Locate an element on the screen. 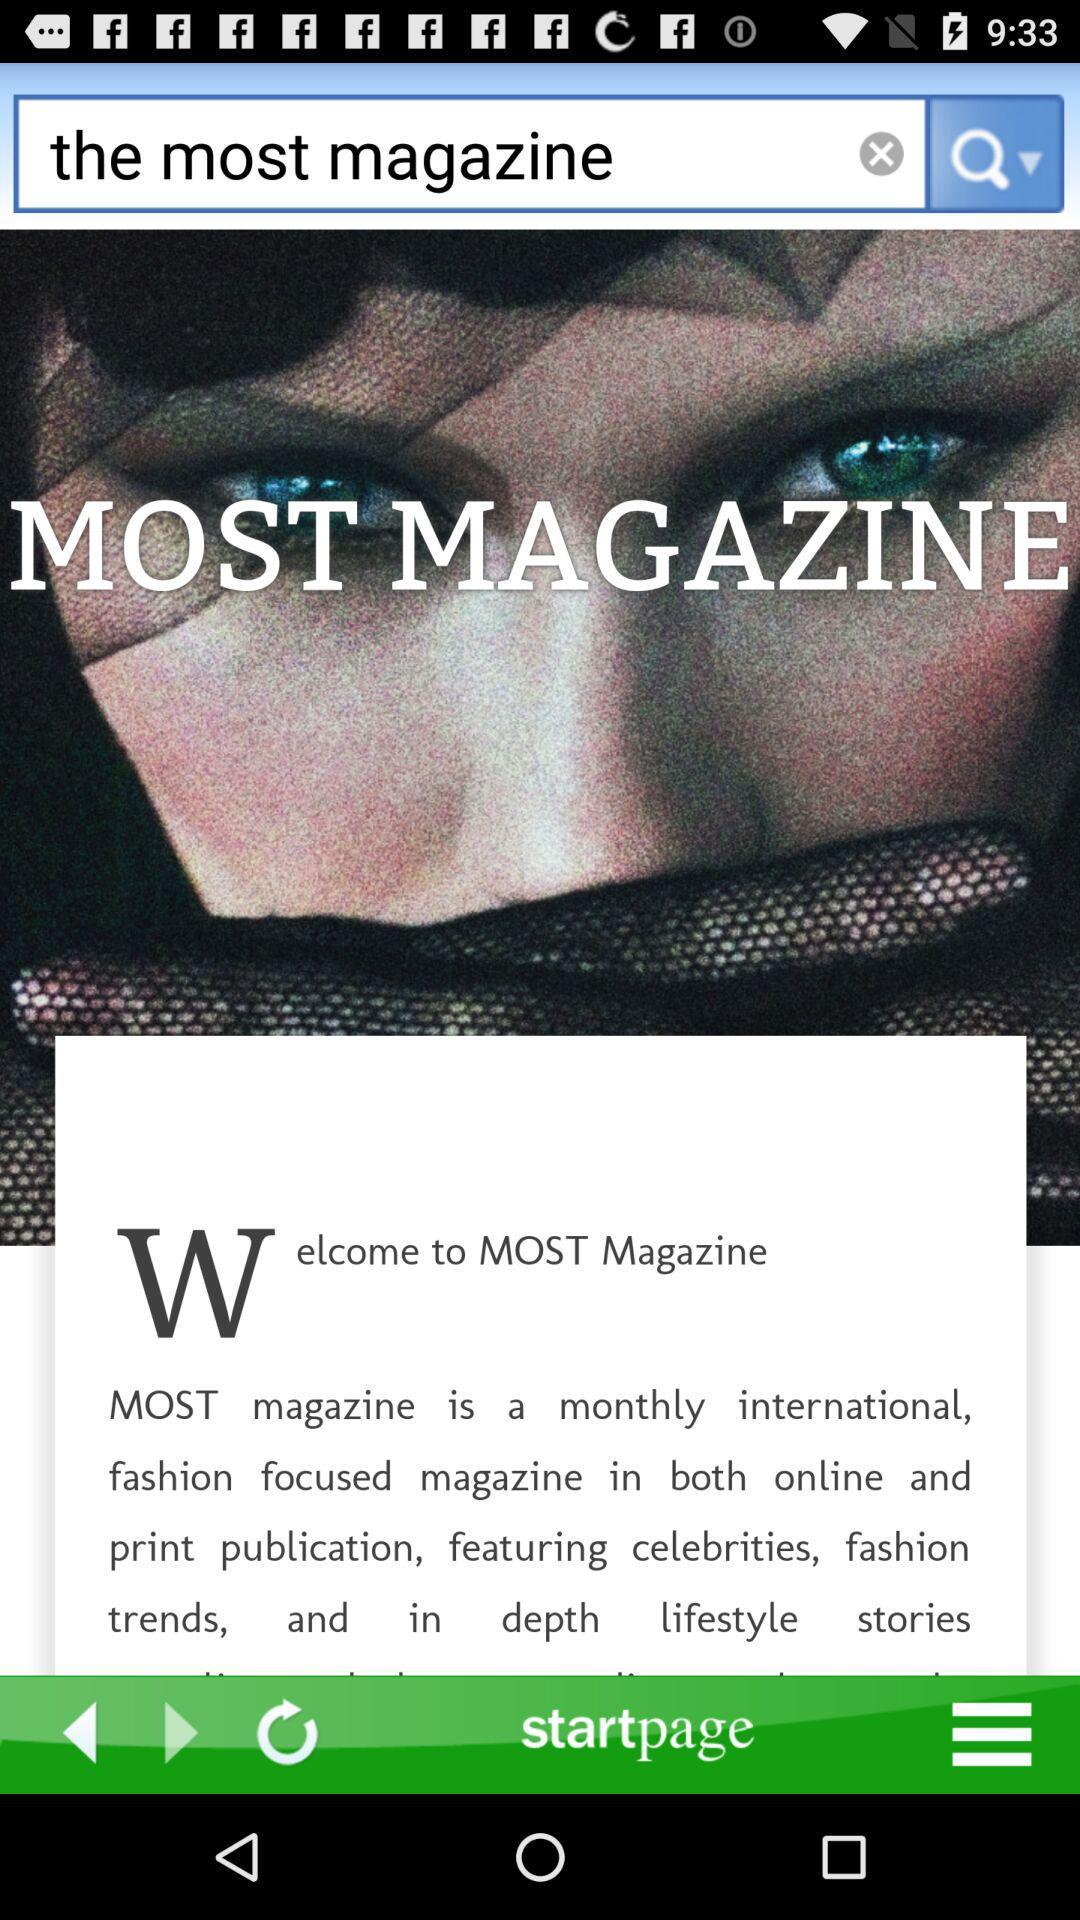 The width and height of the screenshot is (1080, 1920). button is located at coordinates (880, 152).